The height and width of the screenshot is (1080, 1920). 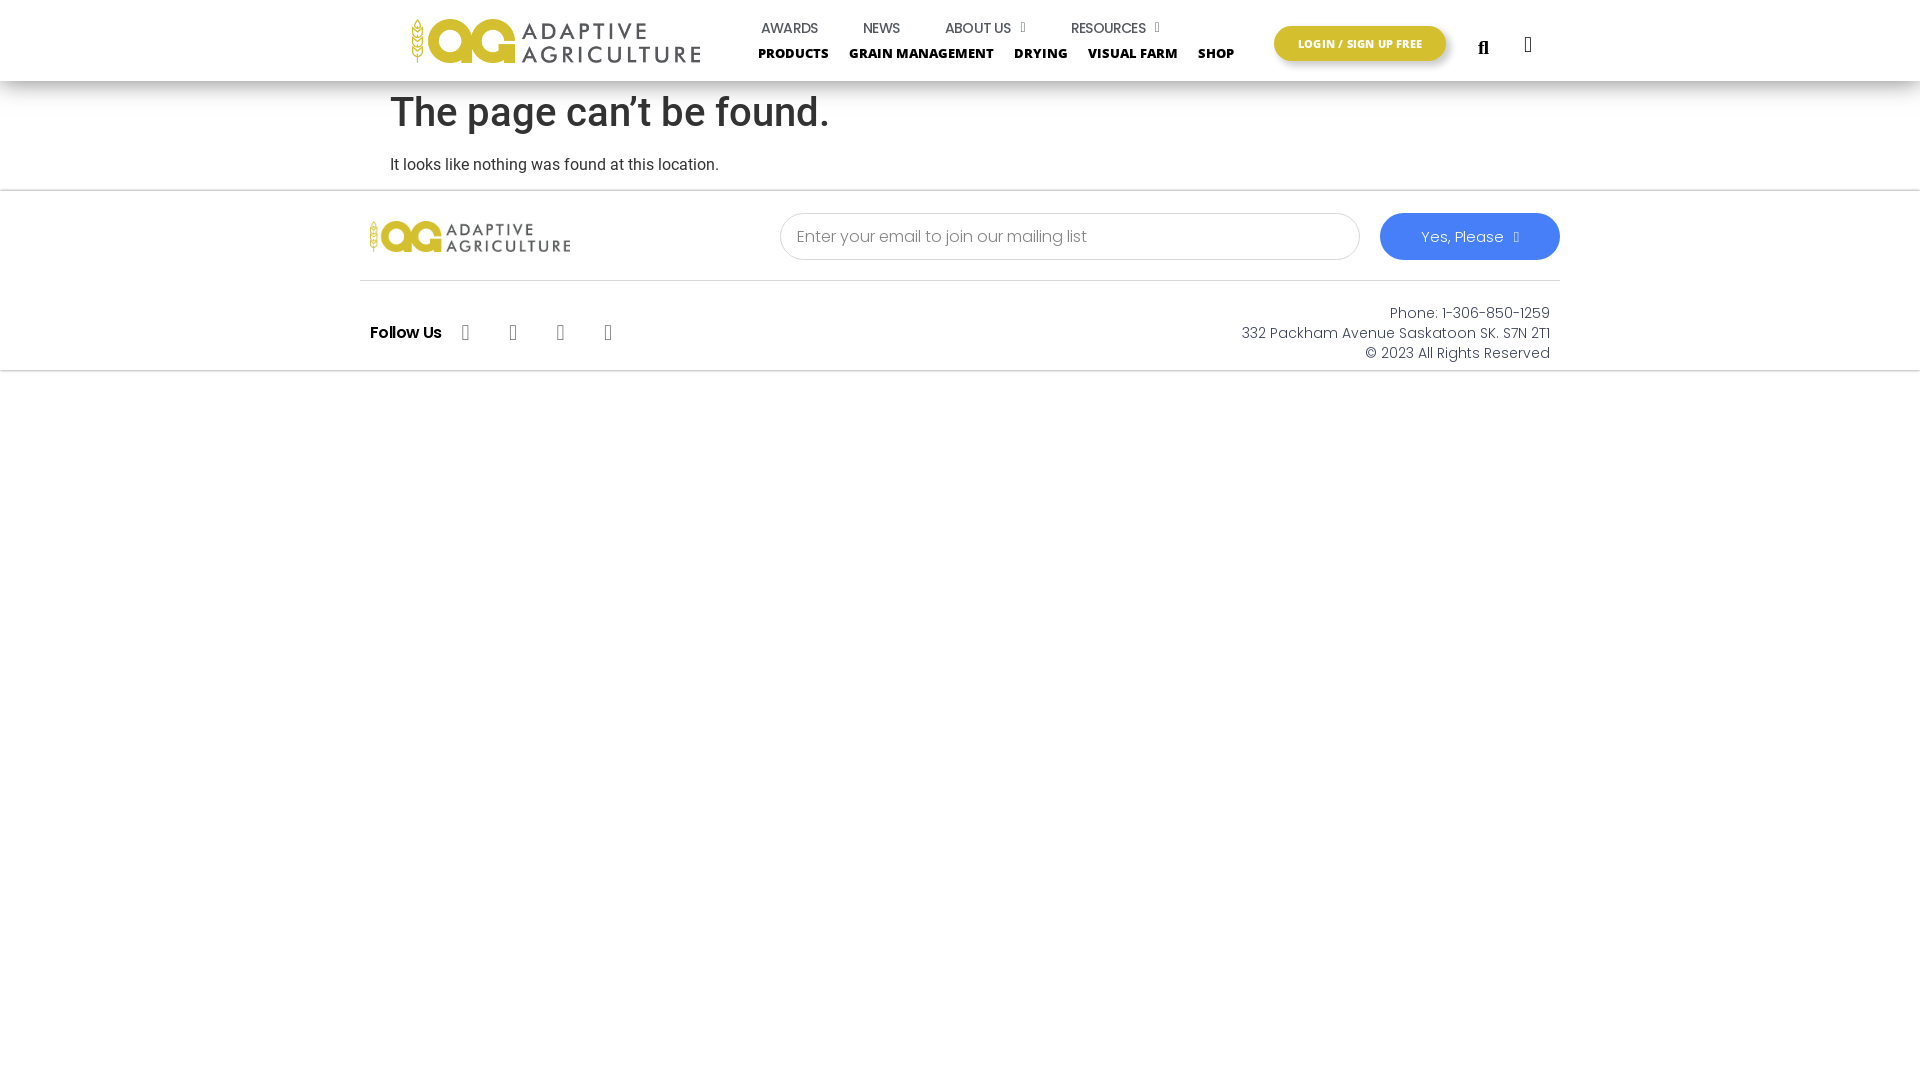 What do you see at coordinates (1359, 43) in the screenshot?
I see `'LOGIN / SIGN UP FREE'` at bounding box center [1359, 43].